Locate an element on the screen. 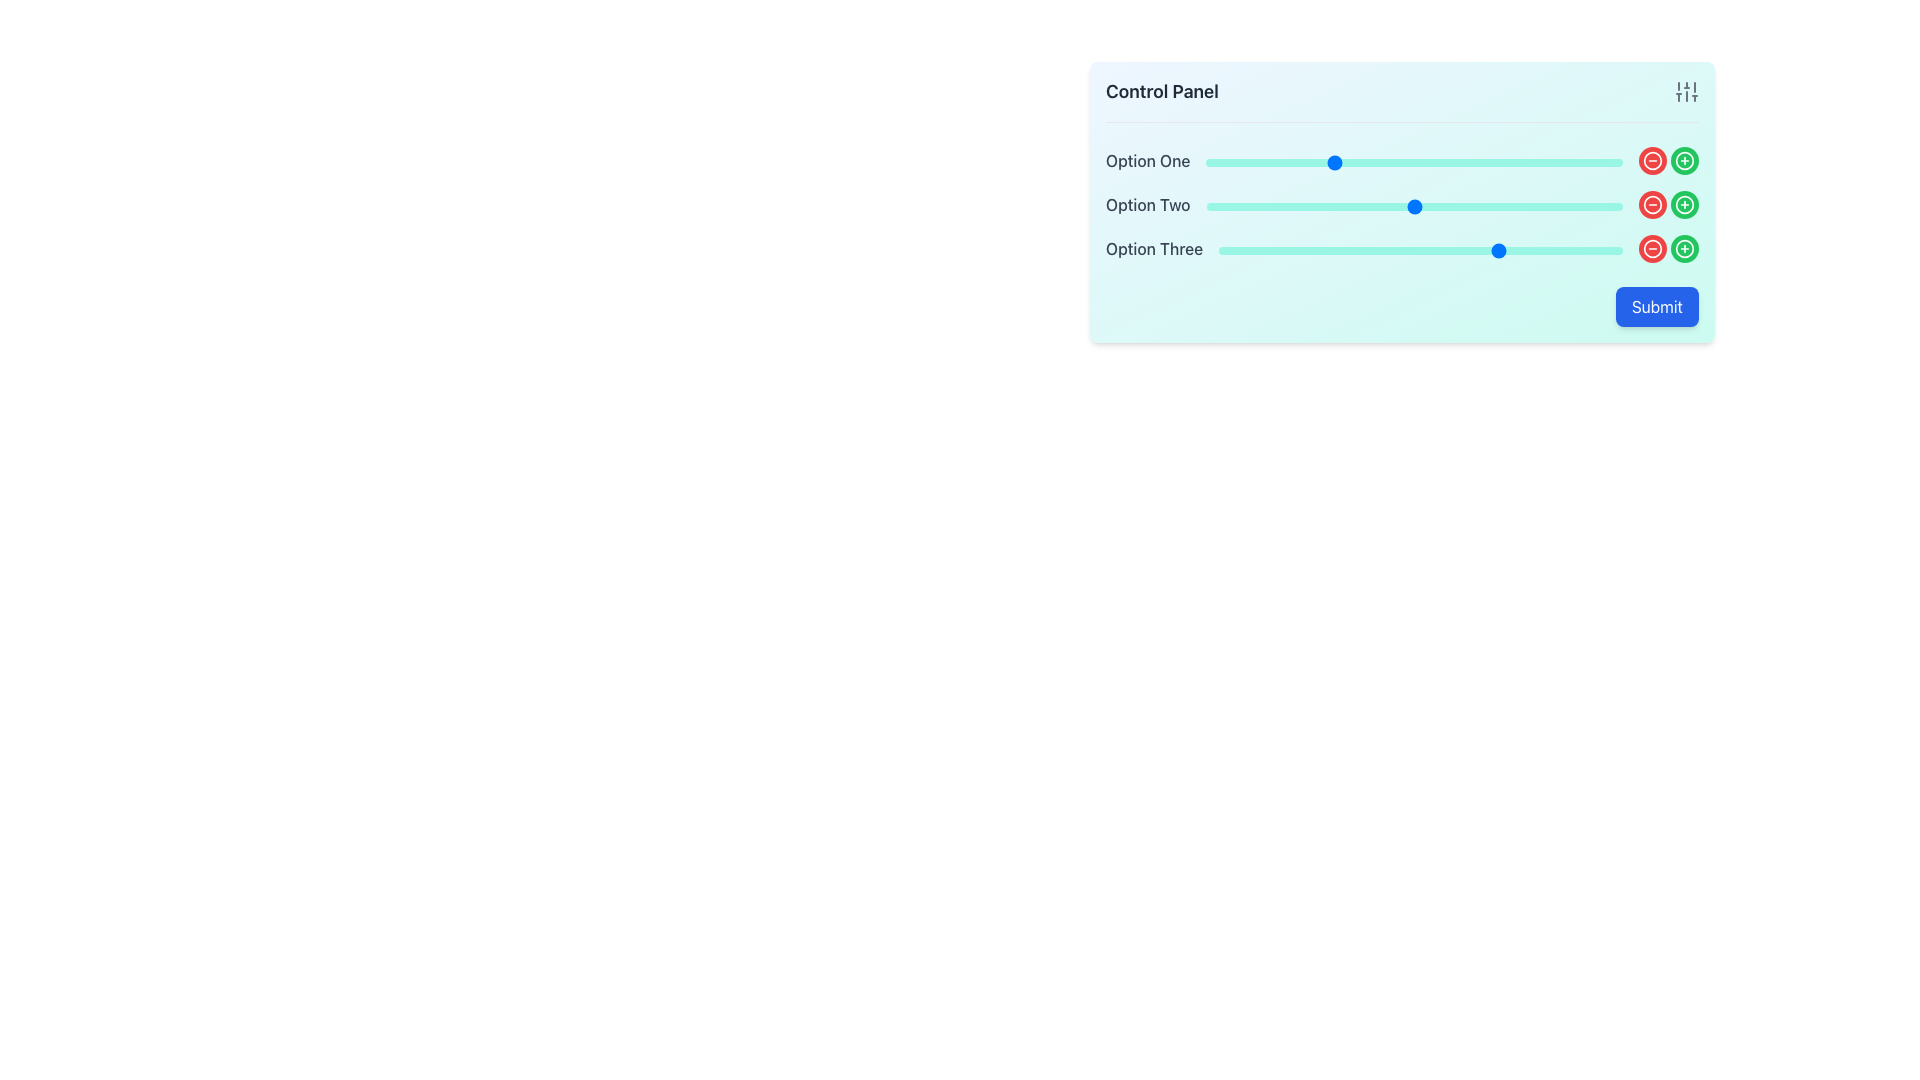 The width and height of the screenshot is (1920, 1080). the slider is located at coordinates (1597, 207).